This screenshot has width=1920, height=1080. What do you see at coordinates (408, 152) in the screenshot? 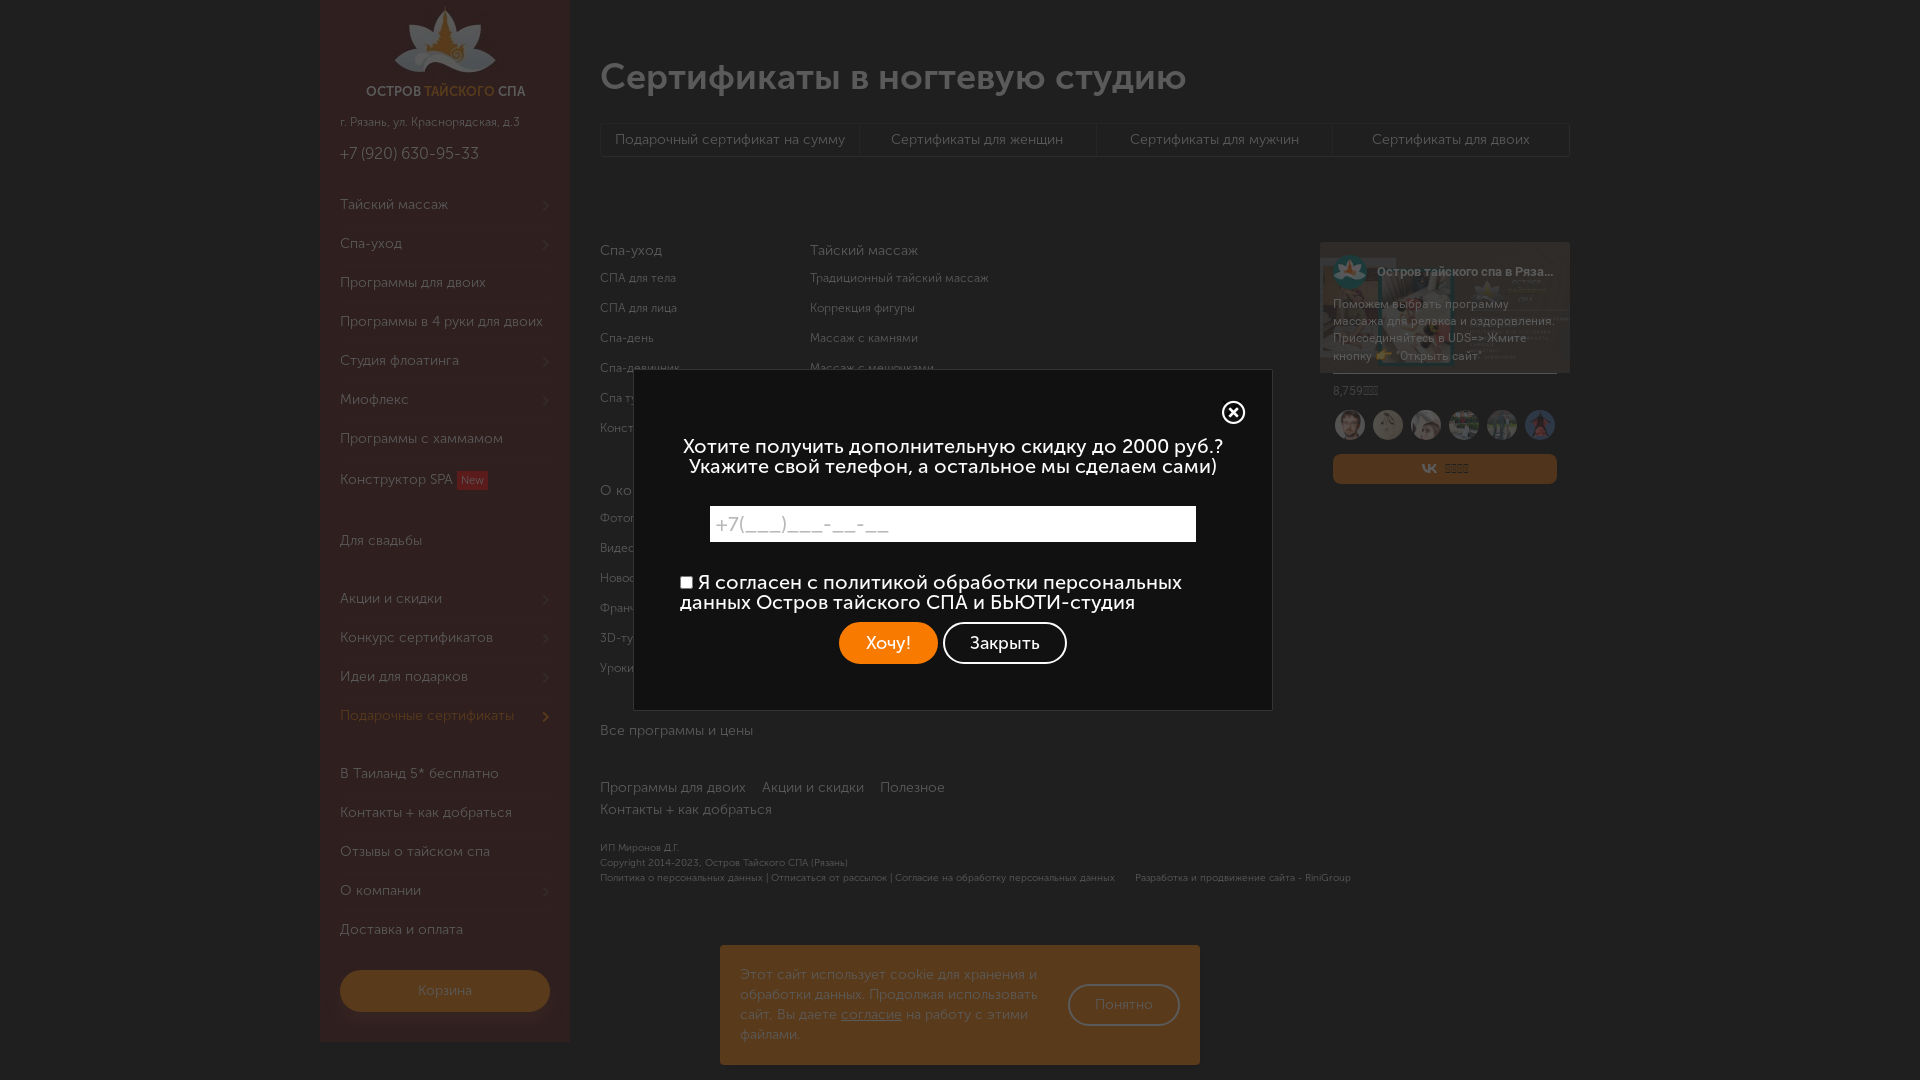
I see `'+7 (920) 630-95-33'` at bounding box center [408, 152].